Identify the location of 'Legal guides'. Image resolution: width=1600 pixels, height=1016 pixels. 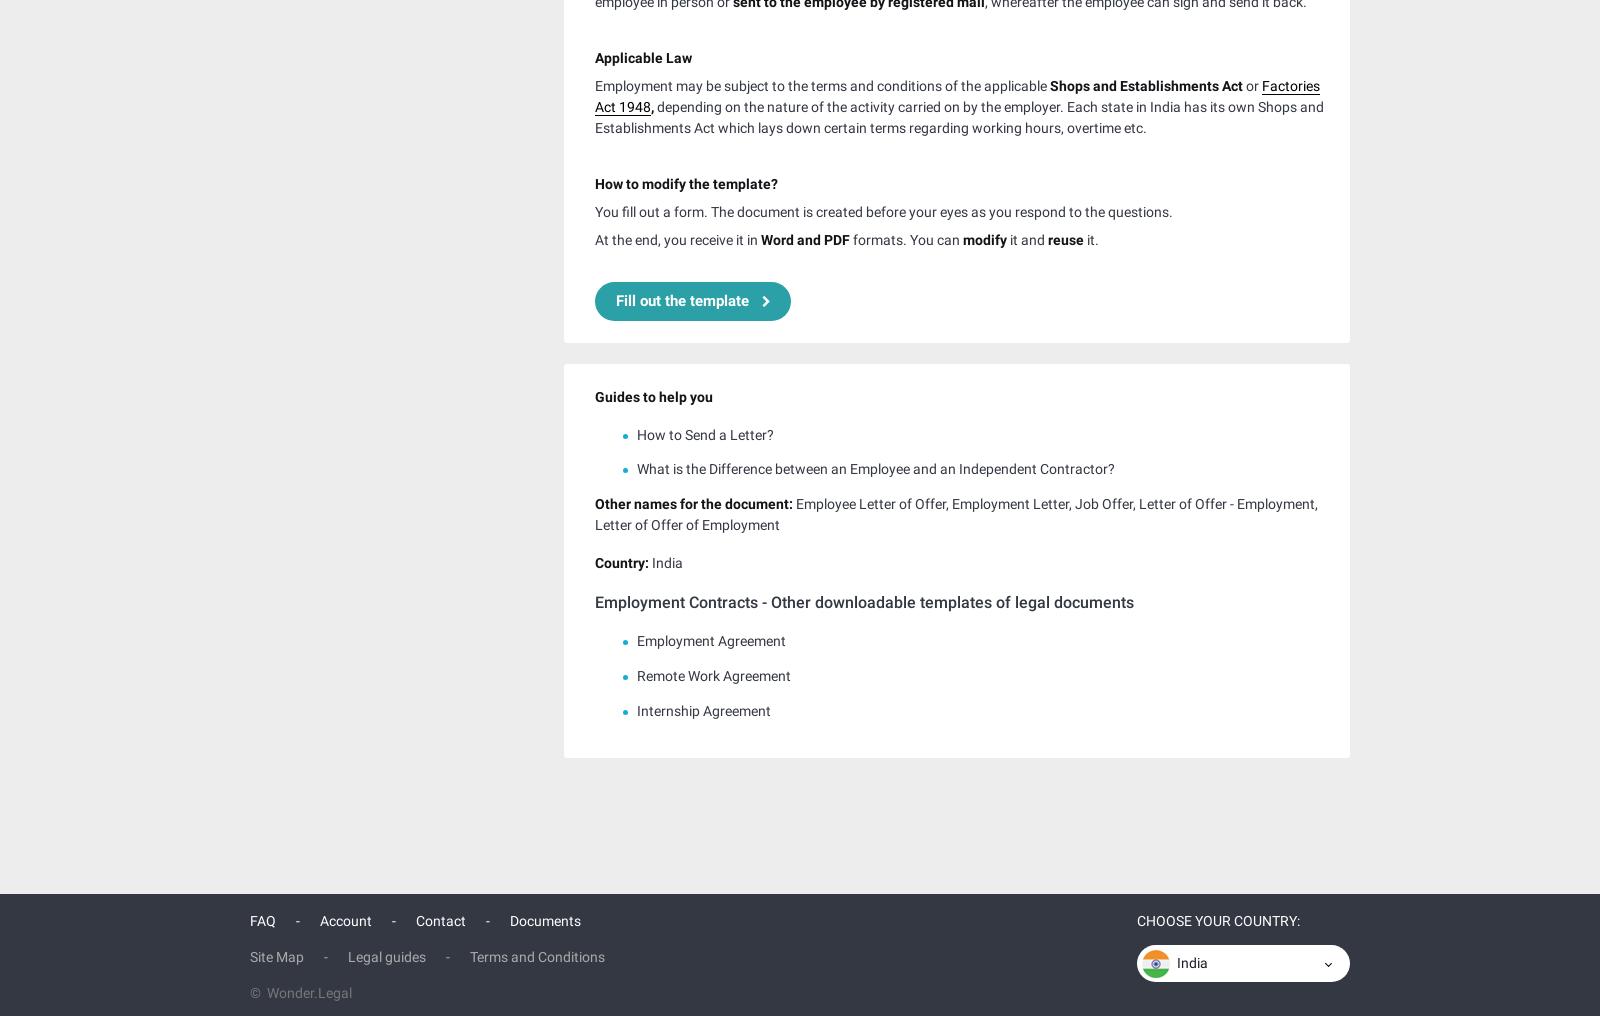
(348, 952).